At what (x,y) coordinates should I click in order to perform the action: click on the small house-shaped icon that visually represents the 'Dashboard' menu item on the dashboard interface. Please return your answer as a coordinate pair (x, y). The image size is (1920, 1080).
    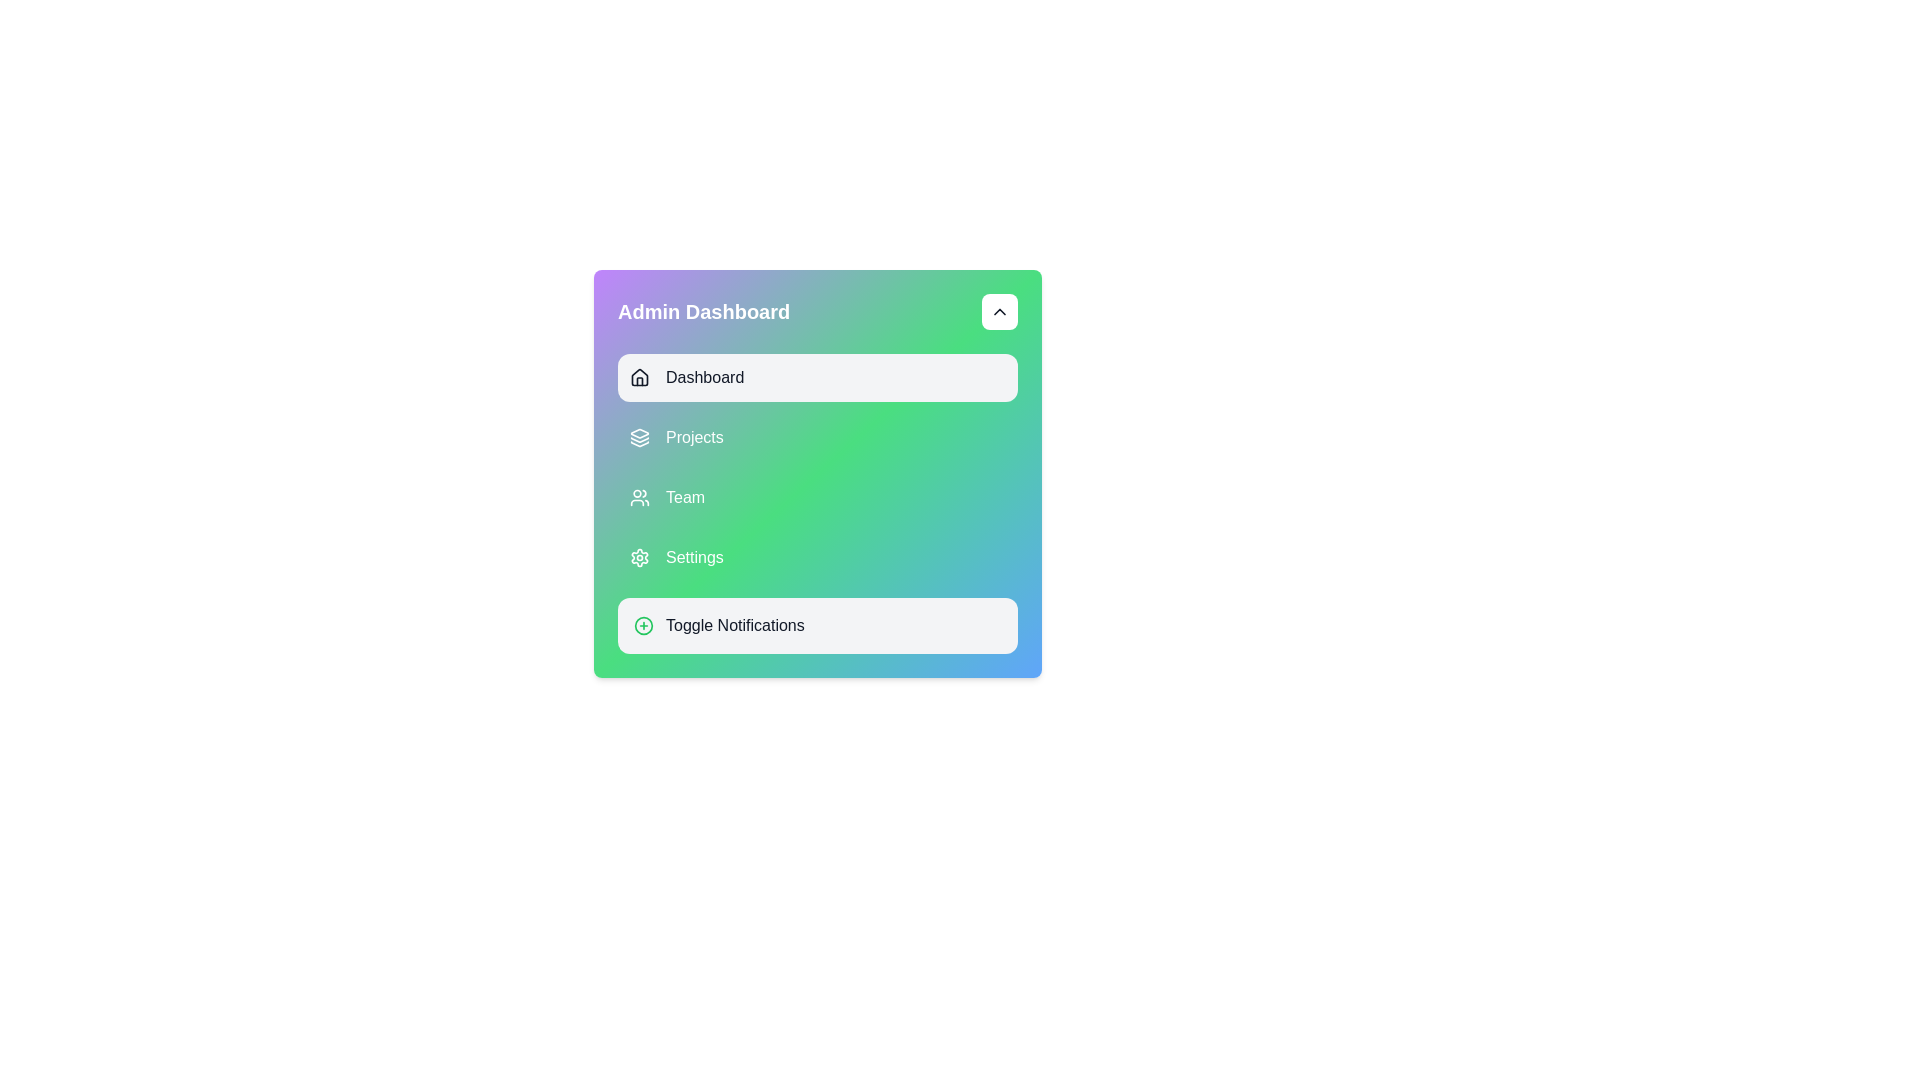
    Looking at the image, I should click on (638, 378).